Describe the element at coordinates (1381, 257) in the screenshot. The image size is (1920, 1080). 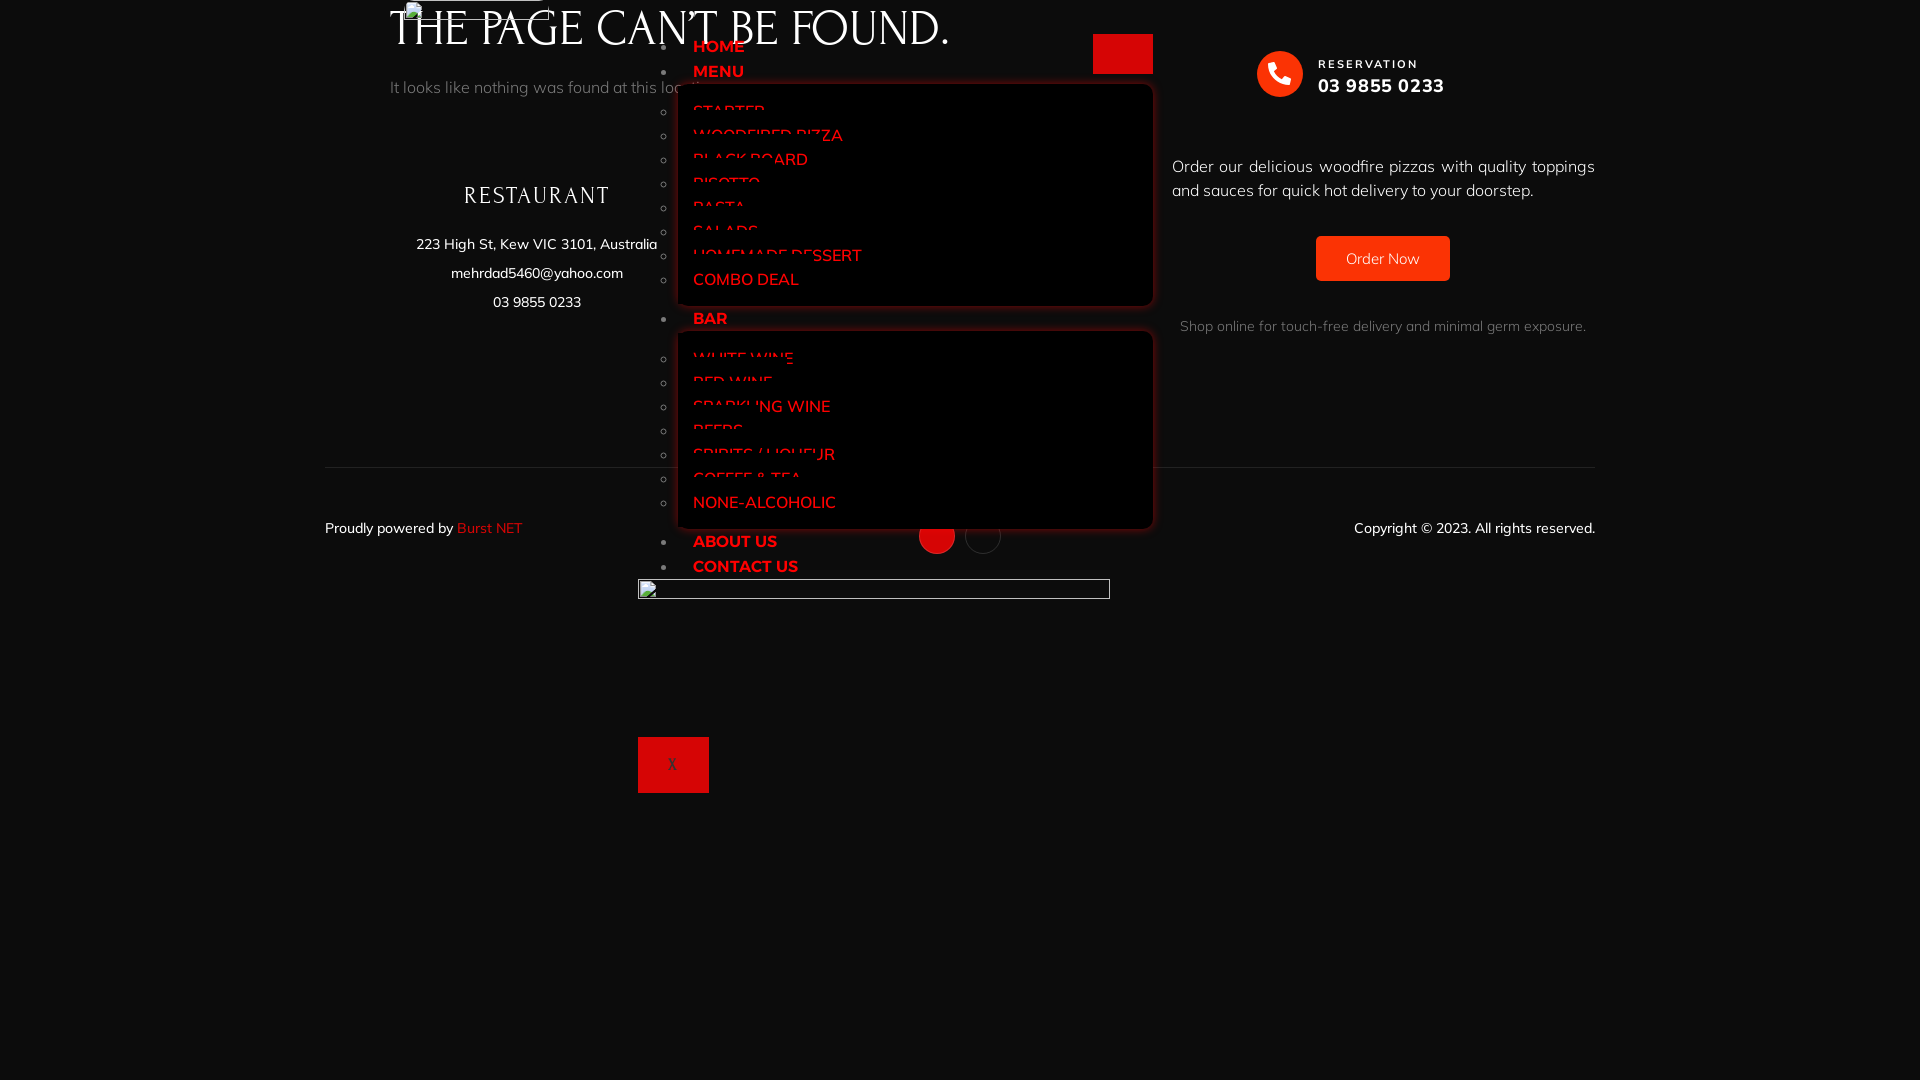
I see `'Order Now'` at that location.